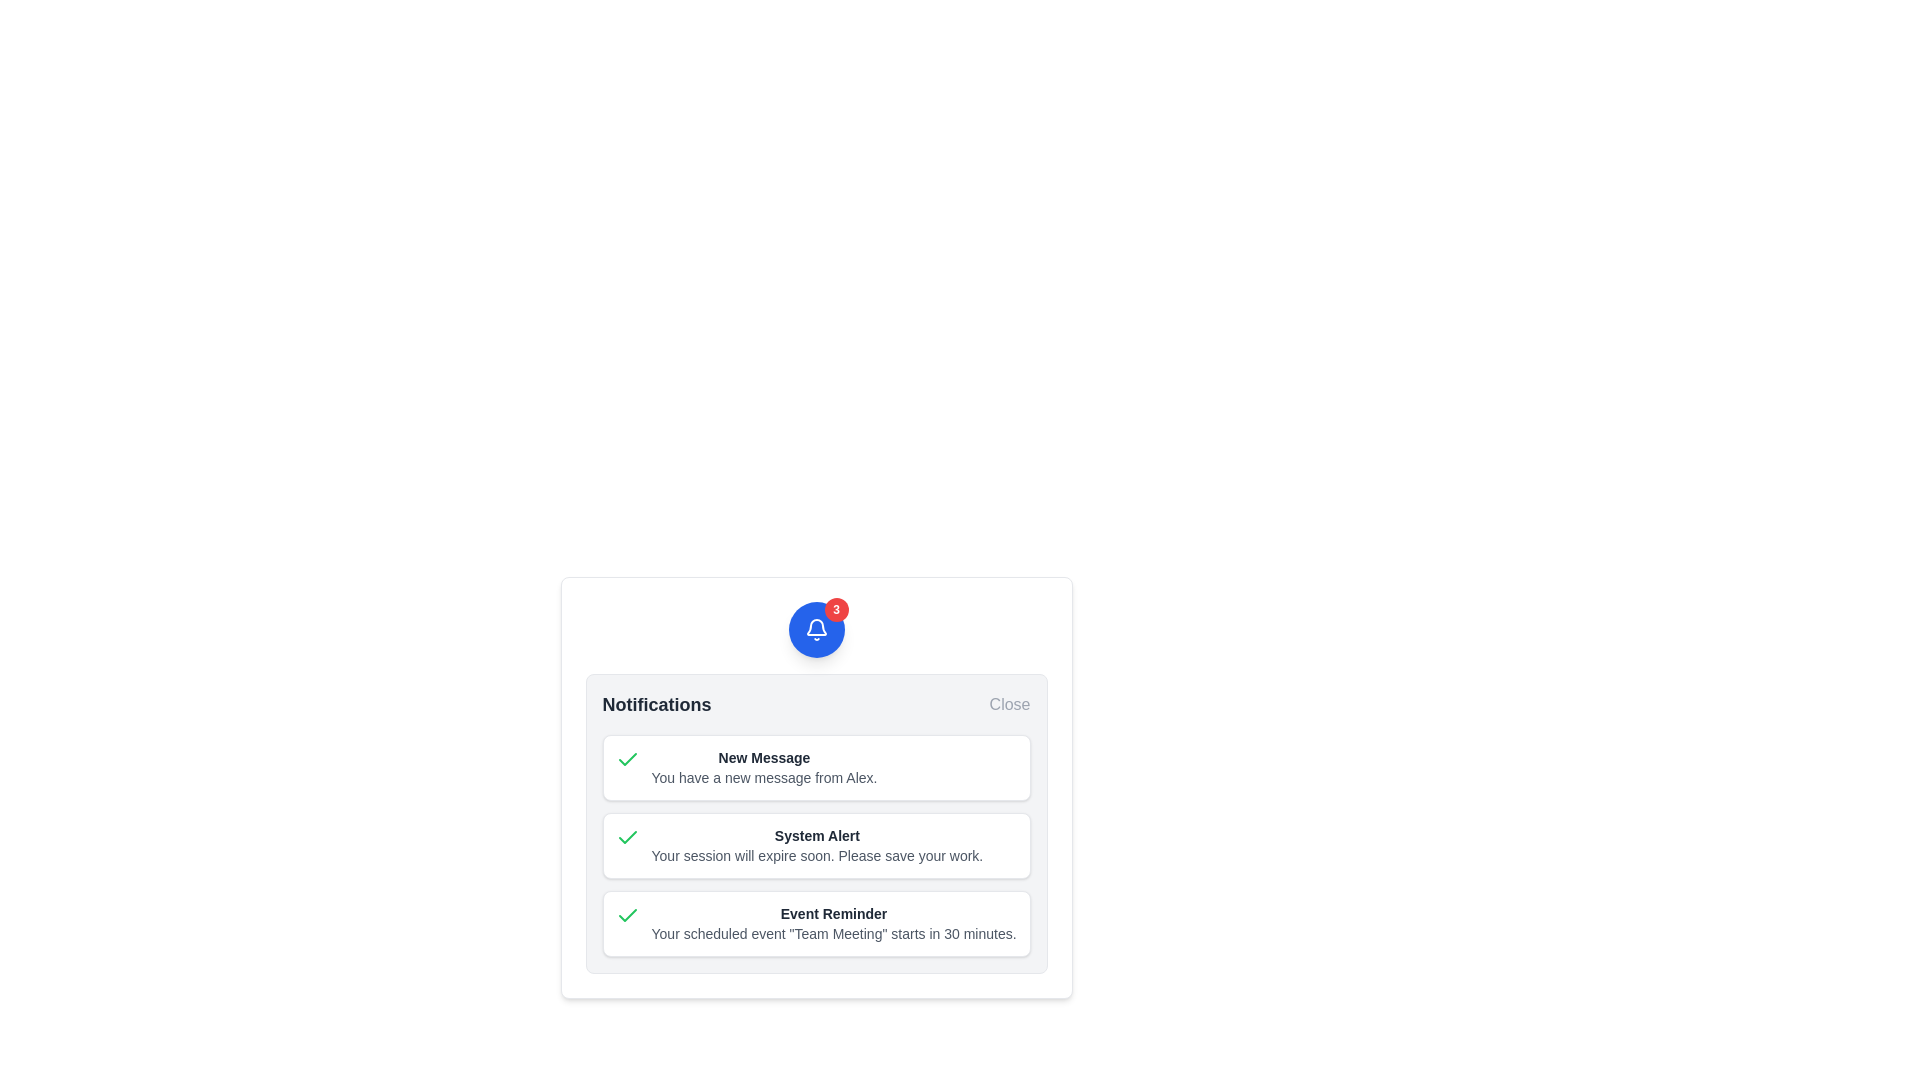 This screenshot has width=1920, height=1080. I want to click on the notification message indicating a new message received from 'Alex', located in the topmost notification of the notifications panel beneath the header labeled 'Notifications', so click(763, 766).